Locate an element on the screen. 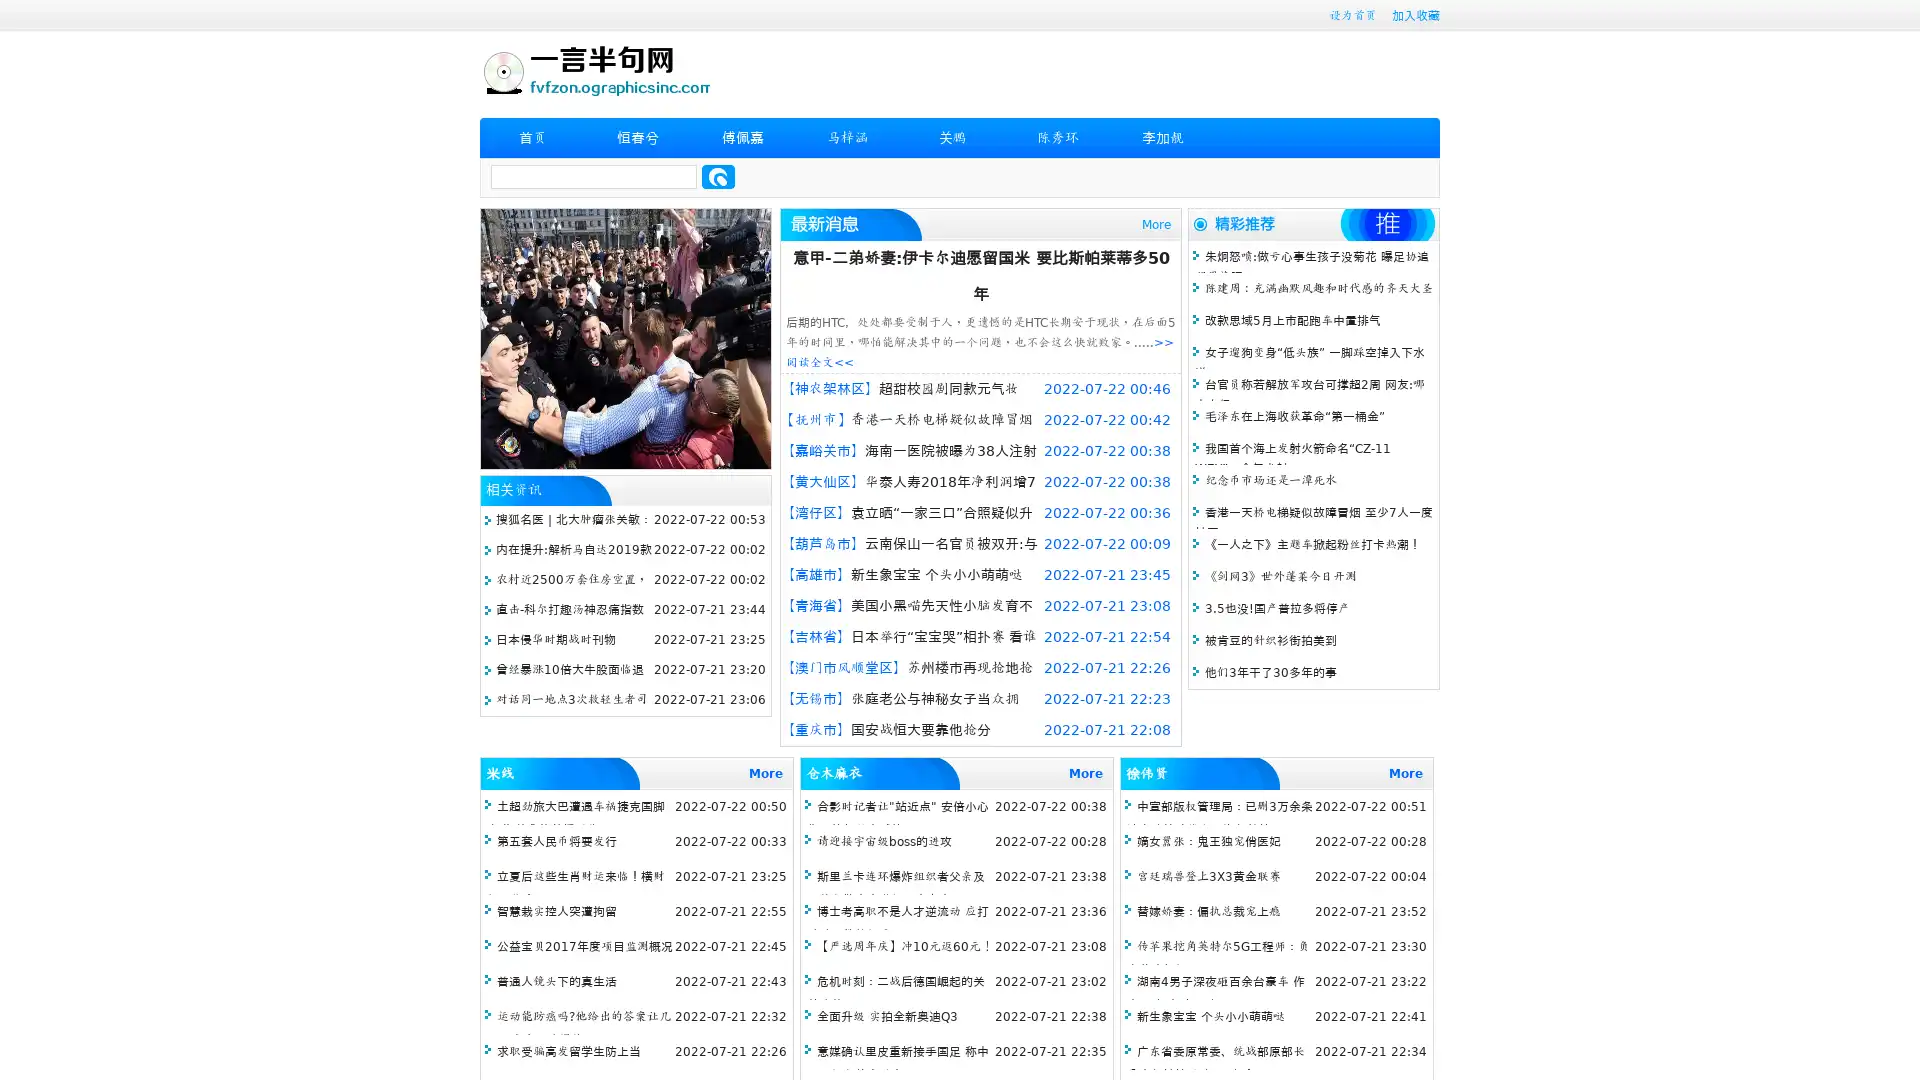  Search is located at coordinates (718, 176).